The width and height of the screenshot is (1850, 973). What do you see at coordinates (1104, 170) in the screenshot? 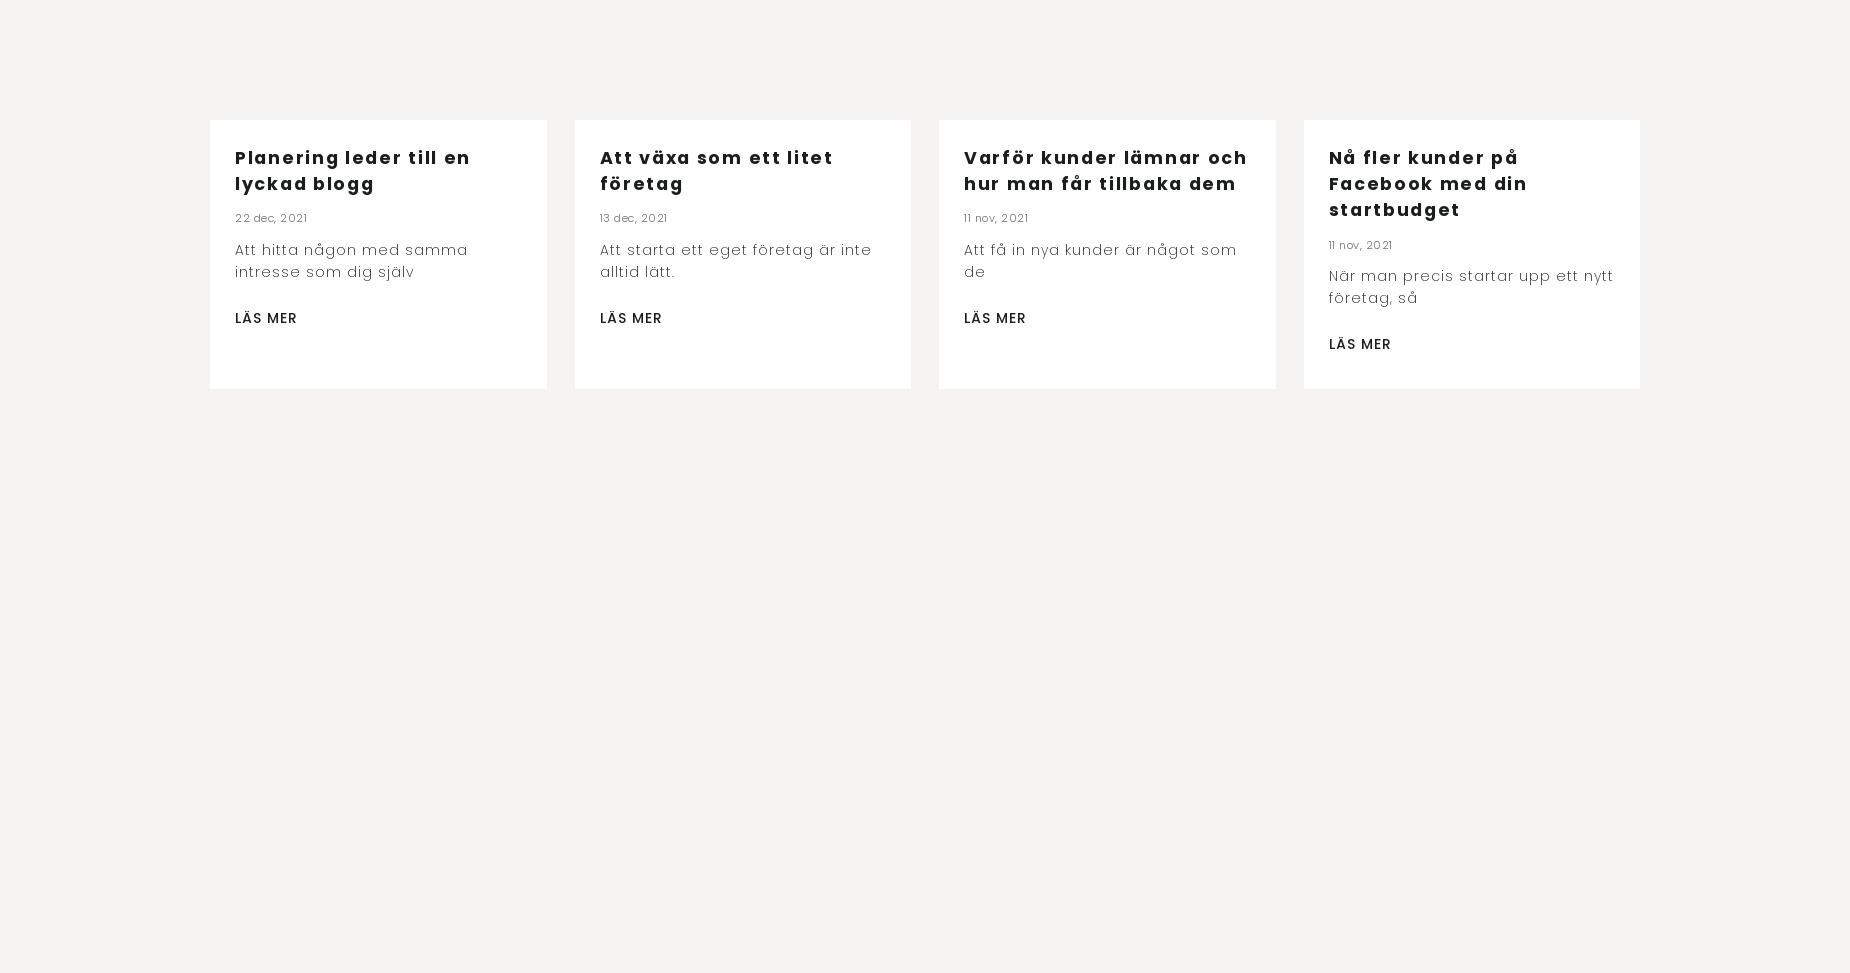
I see `'Varför kunder lämnar och hur man får tillbaka dem'` at bounding box center [1104, 170].